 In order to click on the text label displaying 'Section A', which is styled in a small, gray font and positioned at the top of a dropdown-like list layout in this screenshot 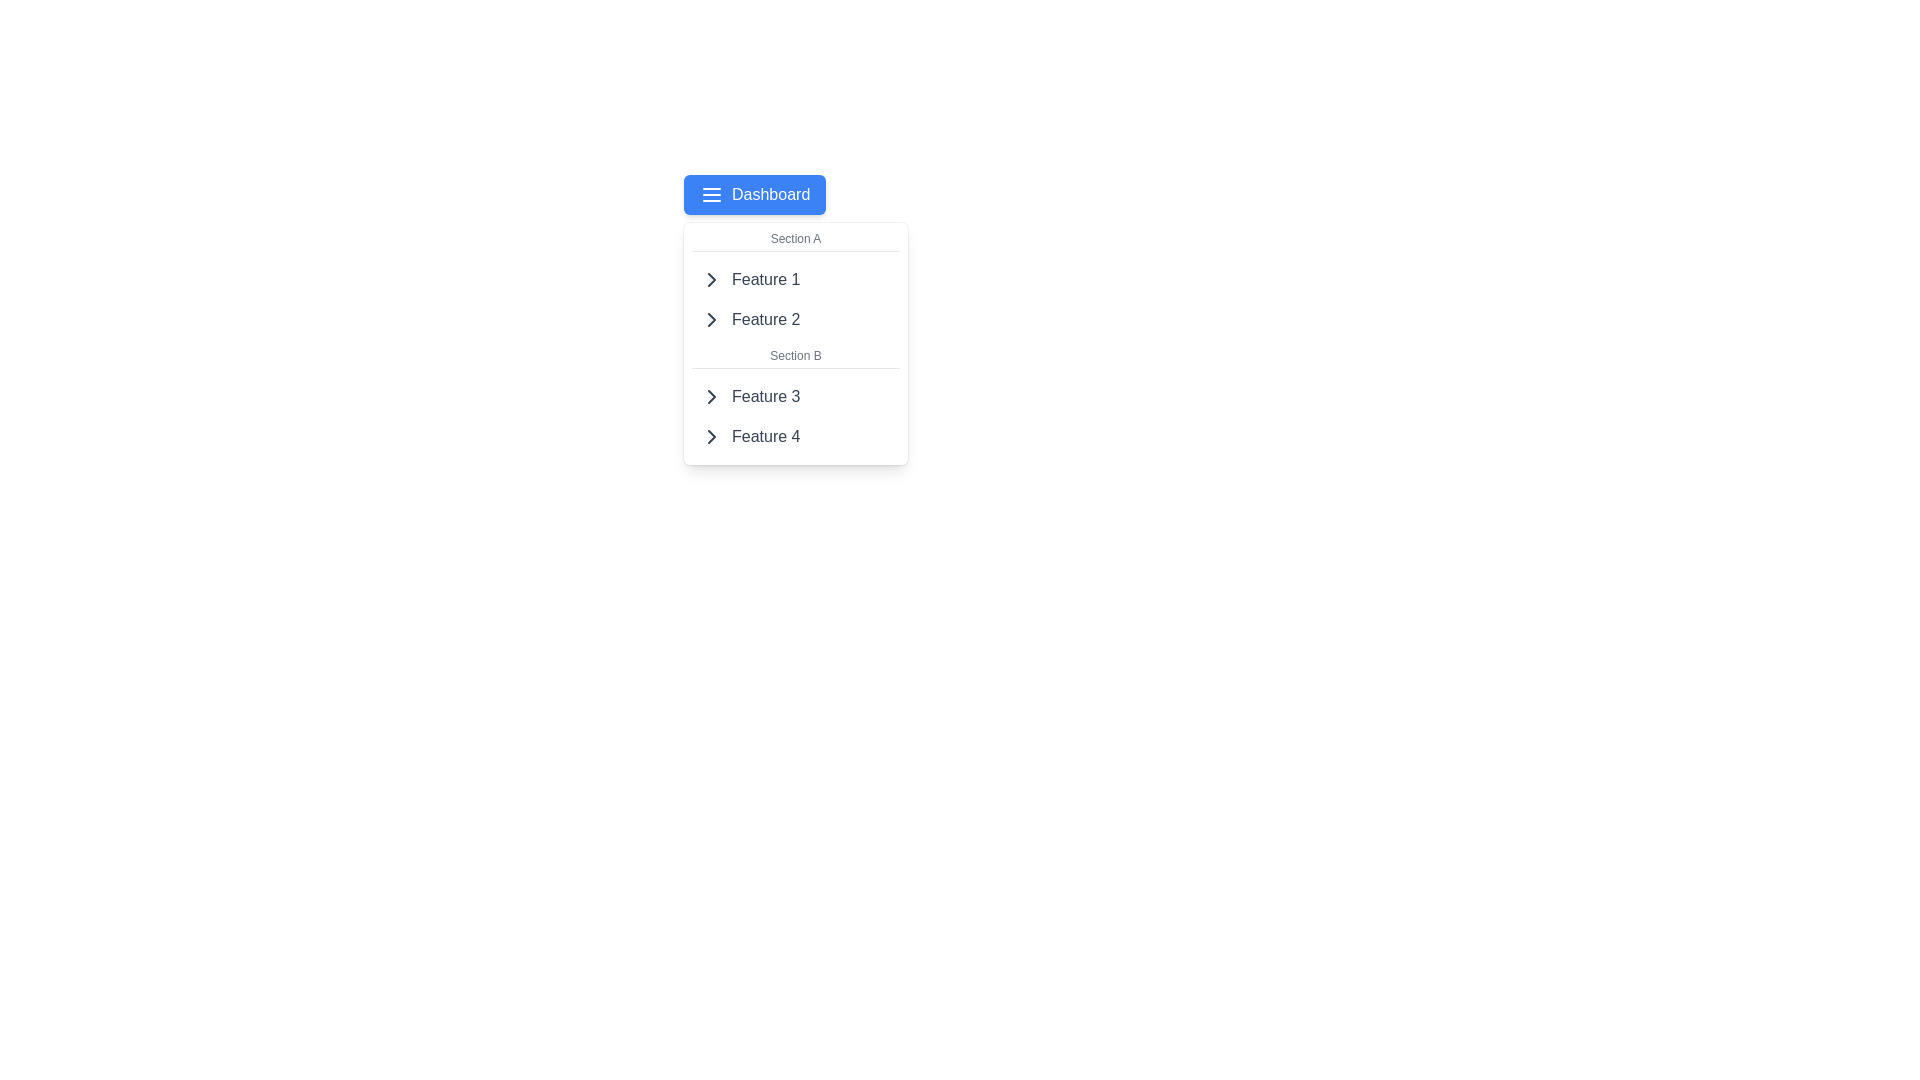, I will do `click(795, 238)`.